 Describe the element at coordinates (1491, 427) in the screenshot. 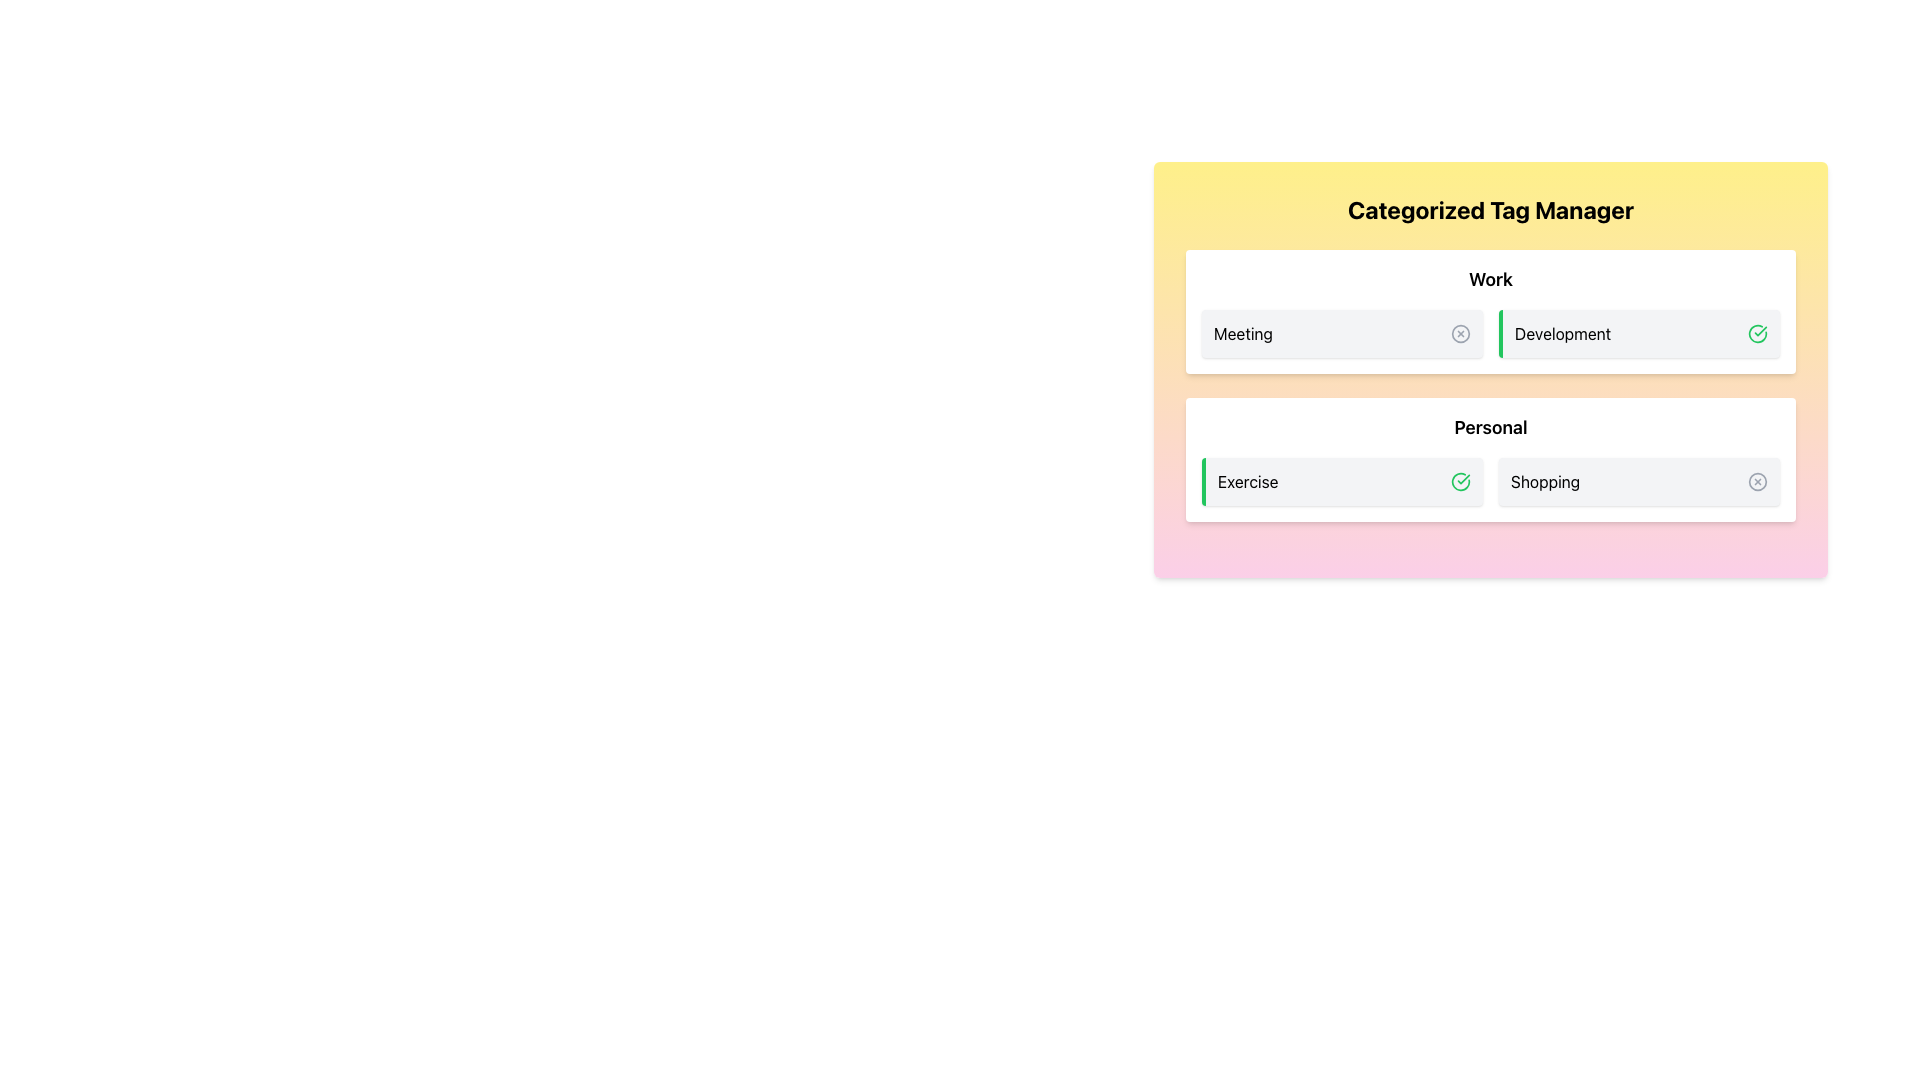

I see `the Text Label that serves as the heading for the 'Personal' category, located centrally between the 'Exercise' and 'Shopping' sections` at that location.